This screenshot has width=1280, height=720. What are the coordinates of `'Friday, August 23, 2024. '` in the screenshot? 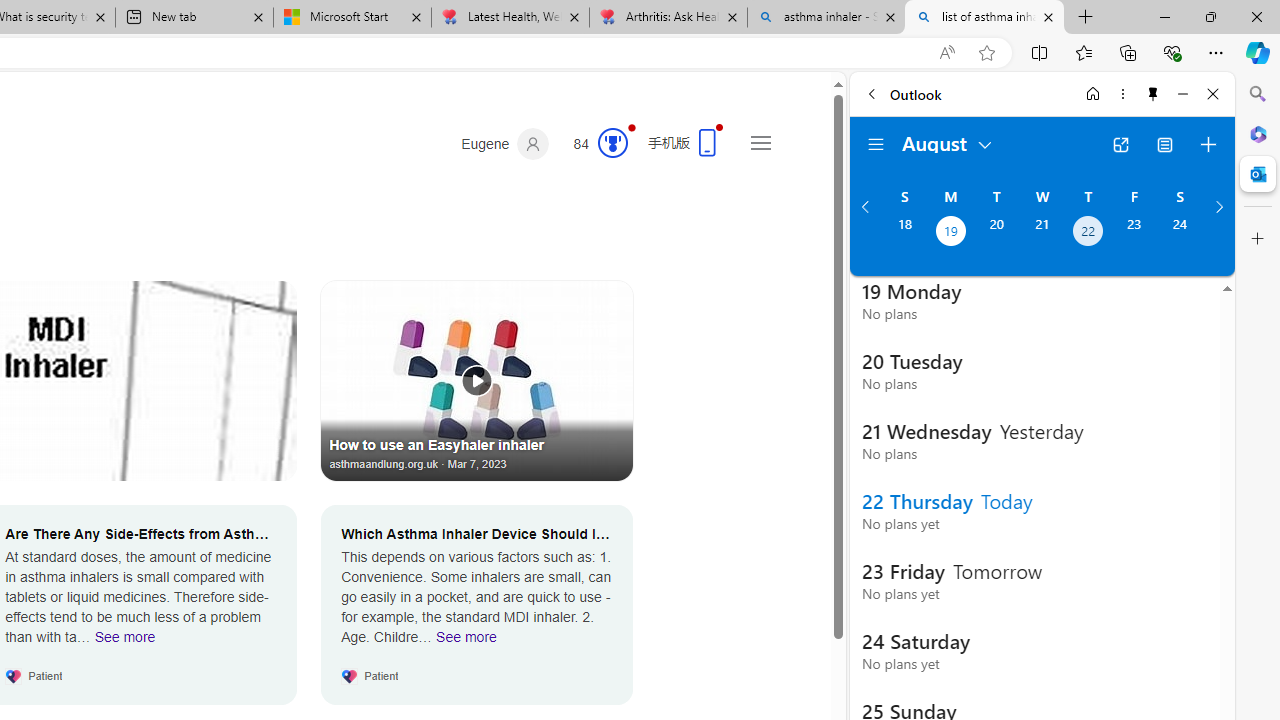 It's located at (1134, 232).